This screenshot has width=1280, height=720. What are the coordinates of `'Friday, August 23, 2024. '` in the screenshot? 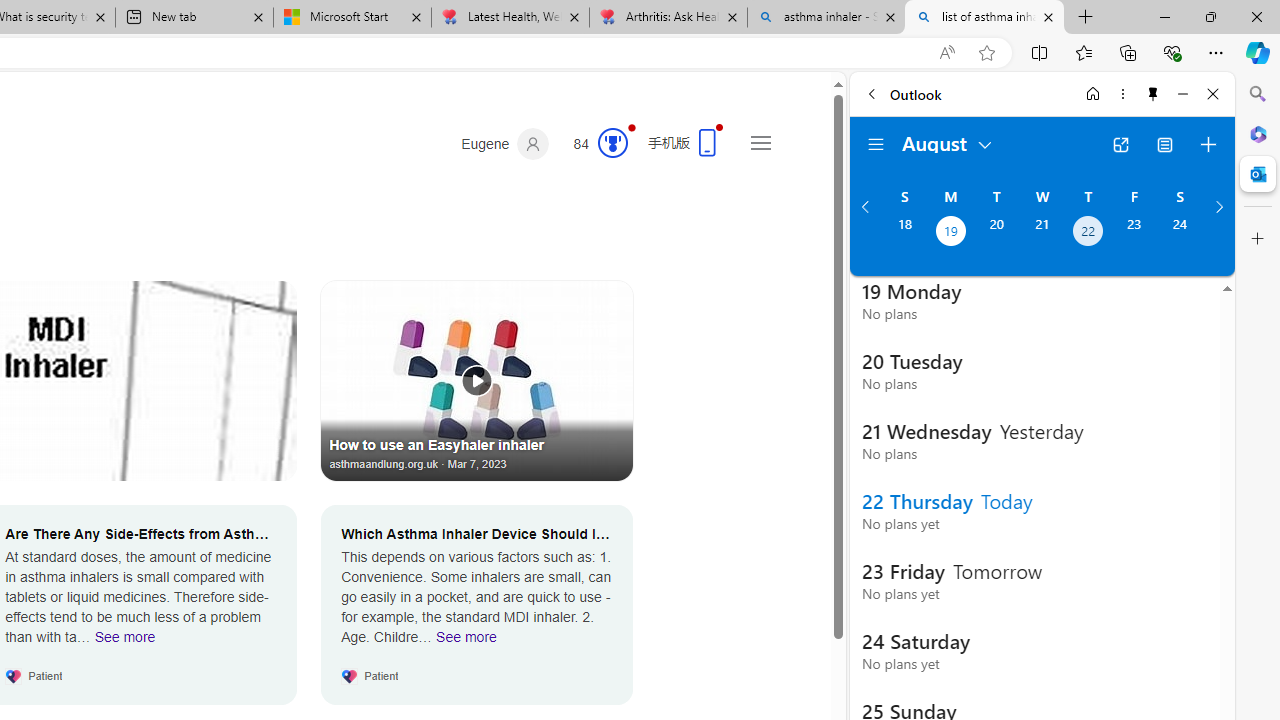 It's located at (1134, 232).